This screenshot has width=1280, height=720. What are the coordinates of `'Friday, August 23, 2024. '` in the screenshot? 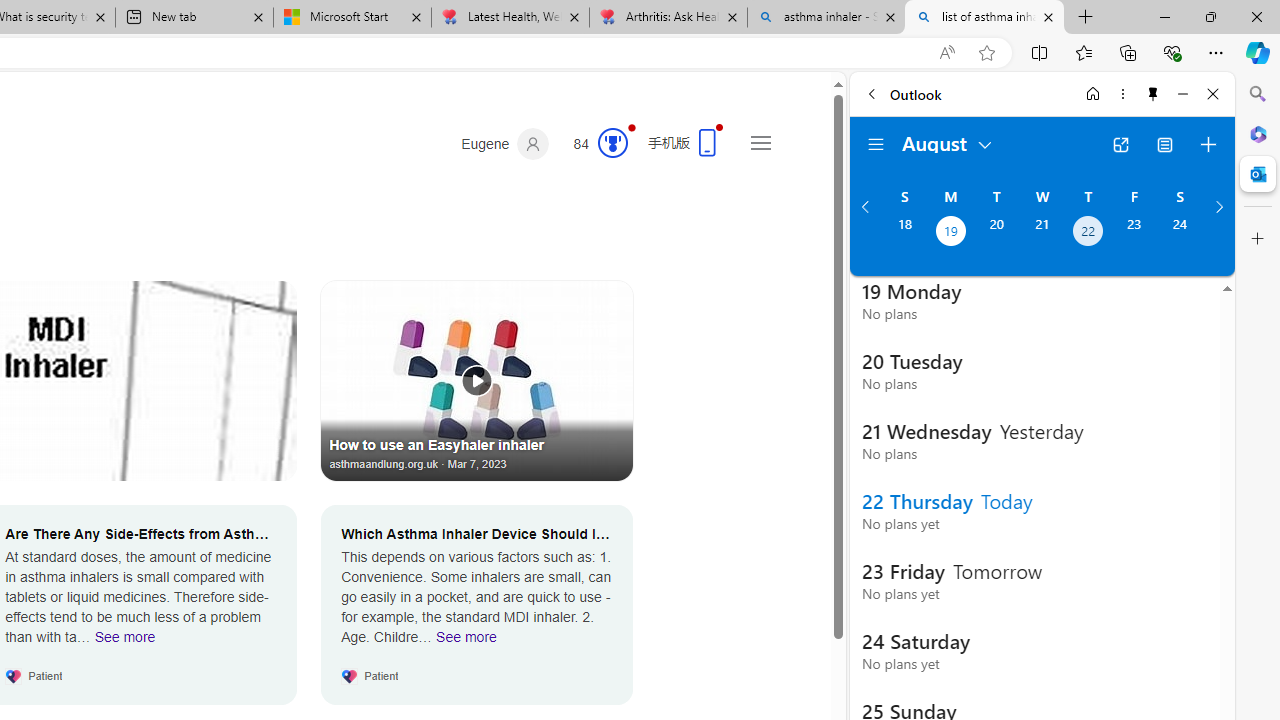 It's located at (1134, 232).